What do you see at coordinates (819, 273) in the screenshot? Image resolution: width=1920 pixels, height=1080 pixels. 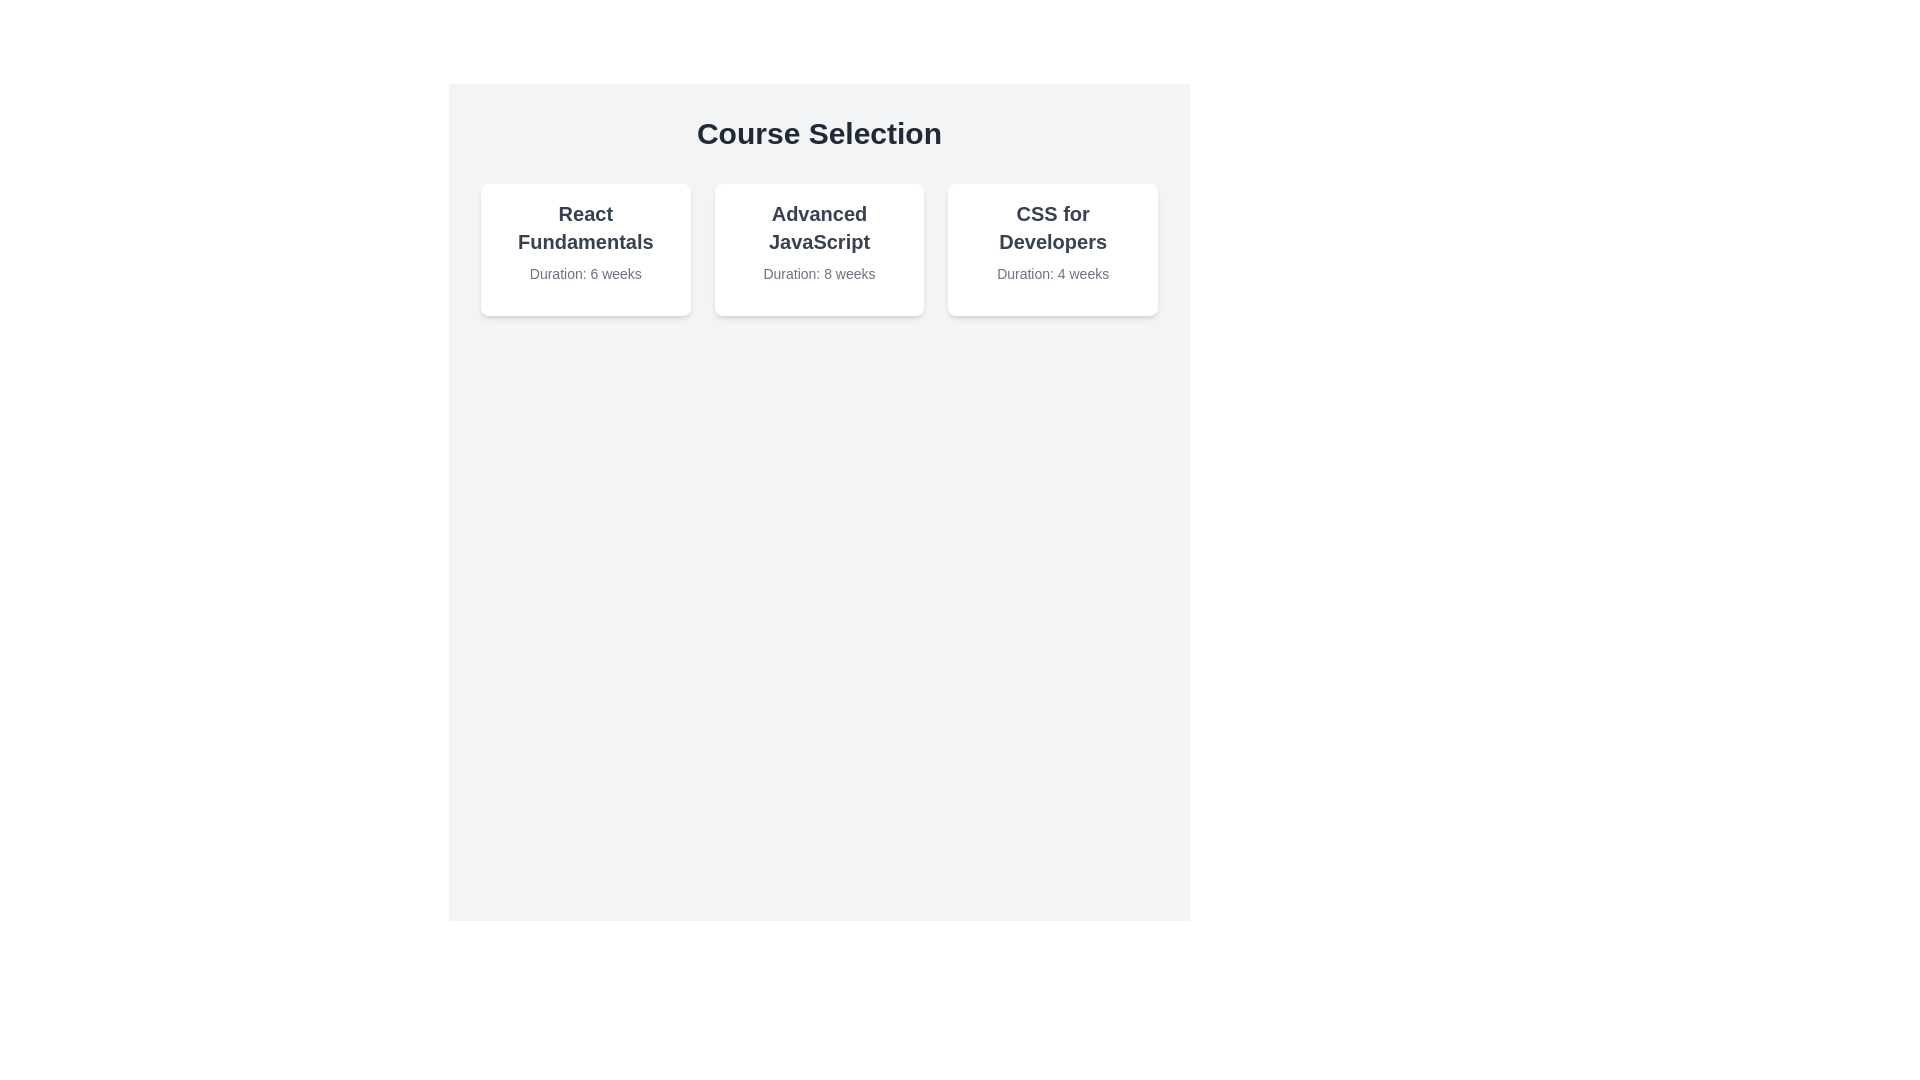 I see `information displayed in the text label that shows 'Duration: 8 weeks', which is styled in gray and located under the title 'Advanced JavaScript'` at bounding box center [819, 273].